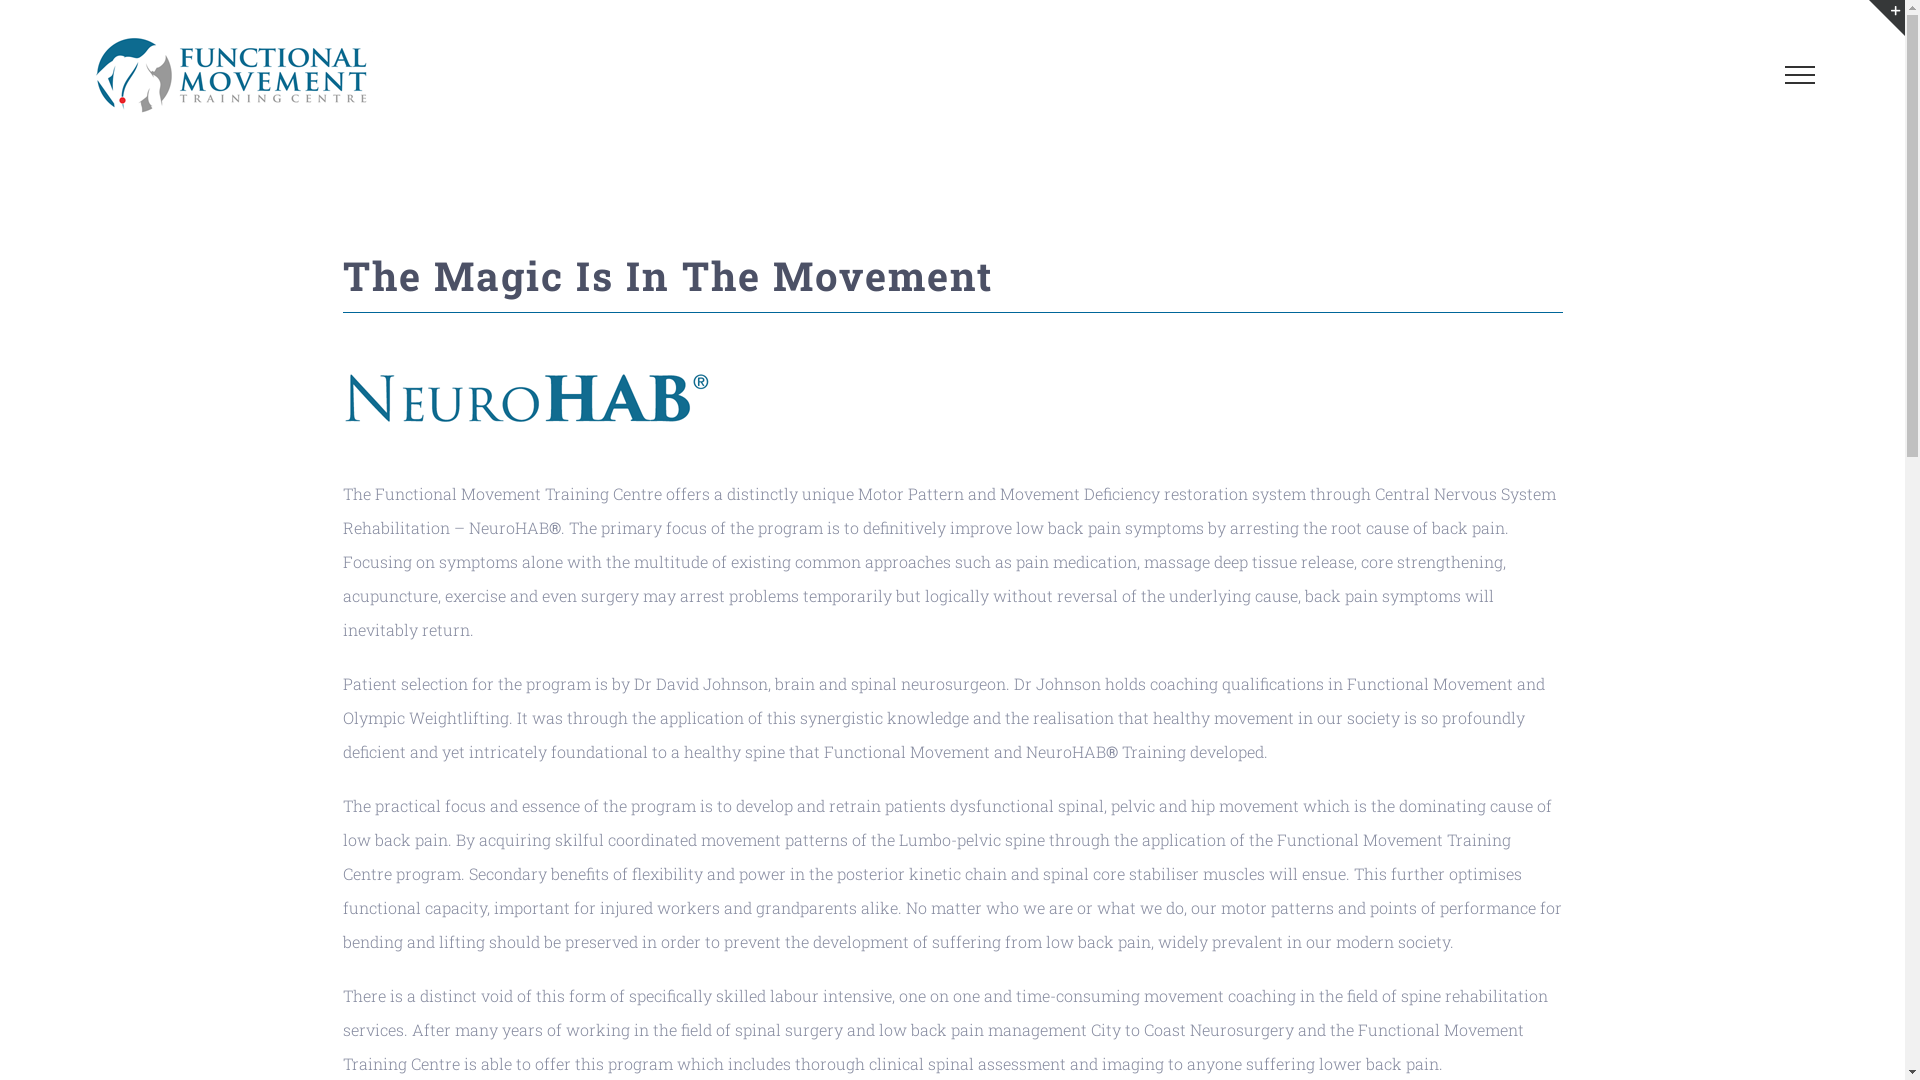  Describe the element at coordinates (1867, 18) in the screenshot. I see `'Toggle Sliding Bar Area'` at that location.